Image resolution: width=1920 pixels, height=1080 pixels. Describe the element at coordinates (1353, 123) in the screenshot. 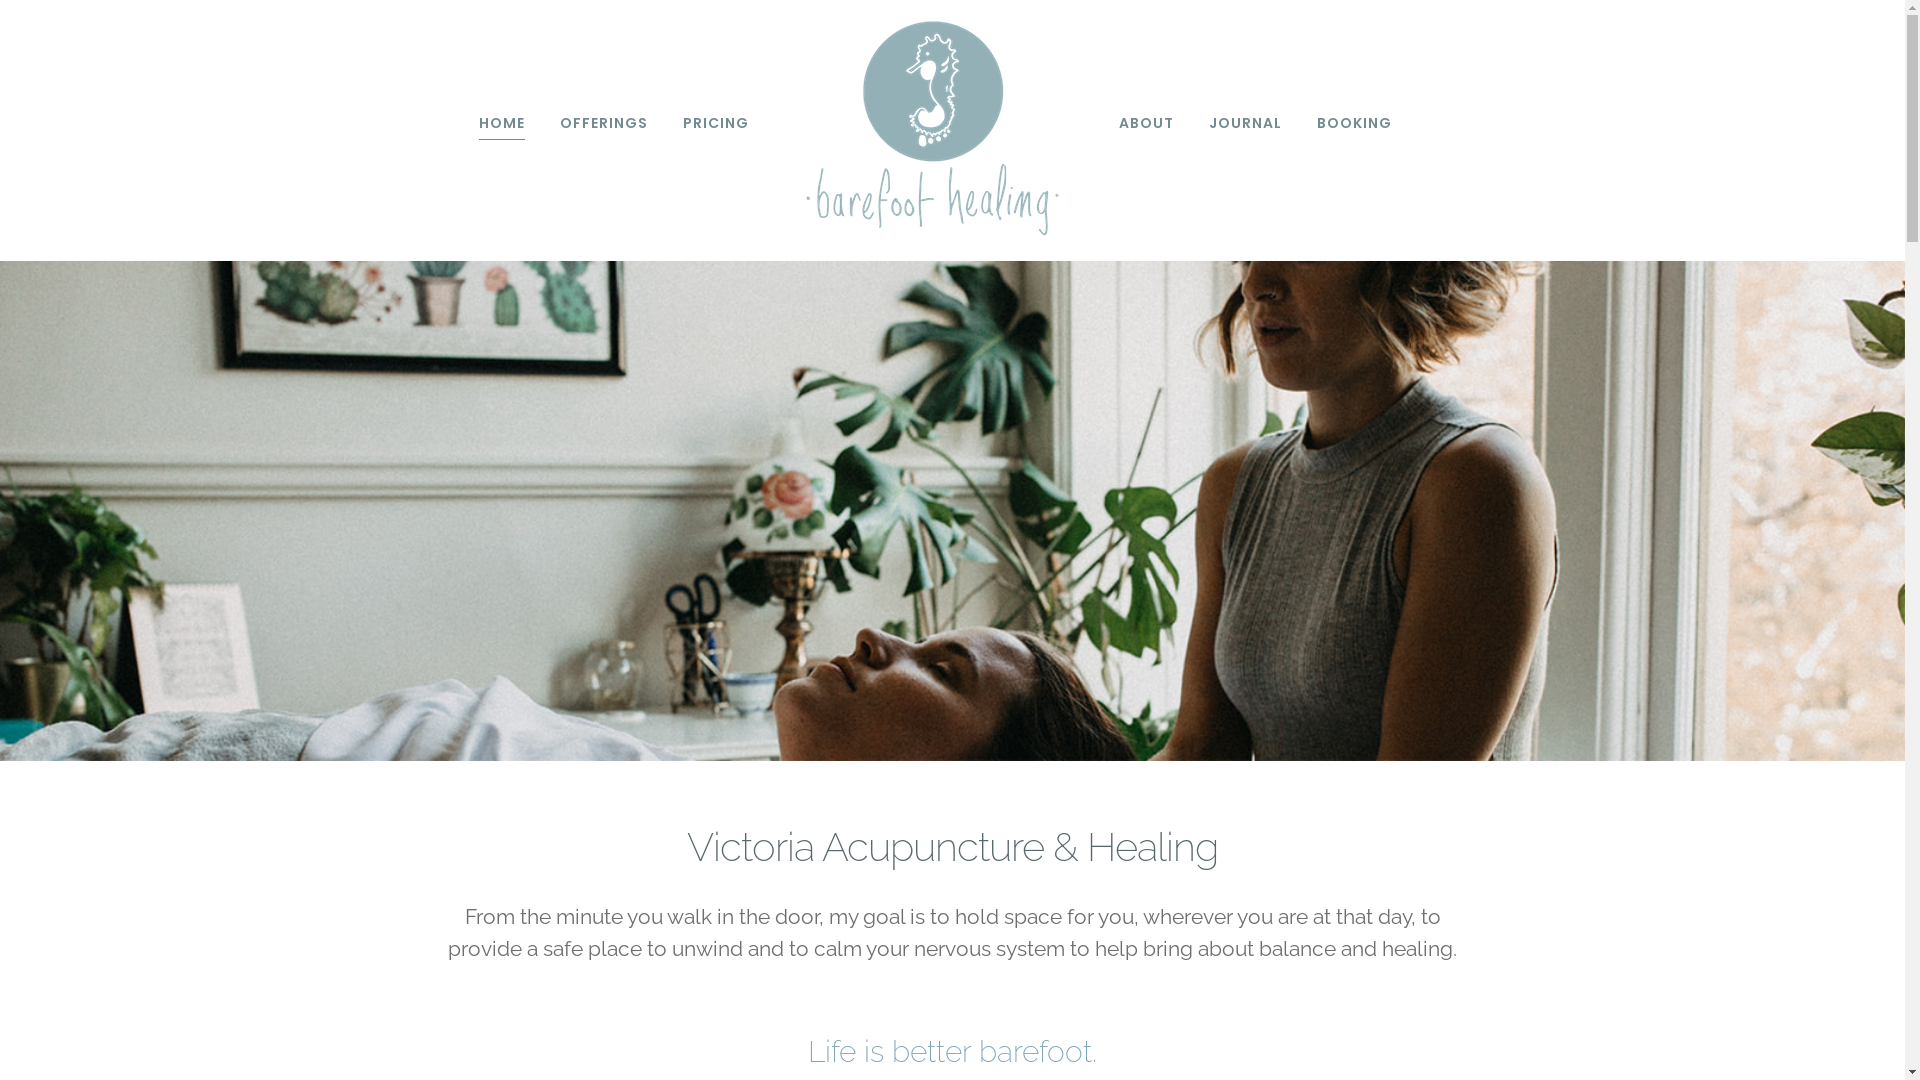

I see `'BOOKING'` at that location.